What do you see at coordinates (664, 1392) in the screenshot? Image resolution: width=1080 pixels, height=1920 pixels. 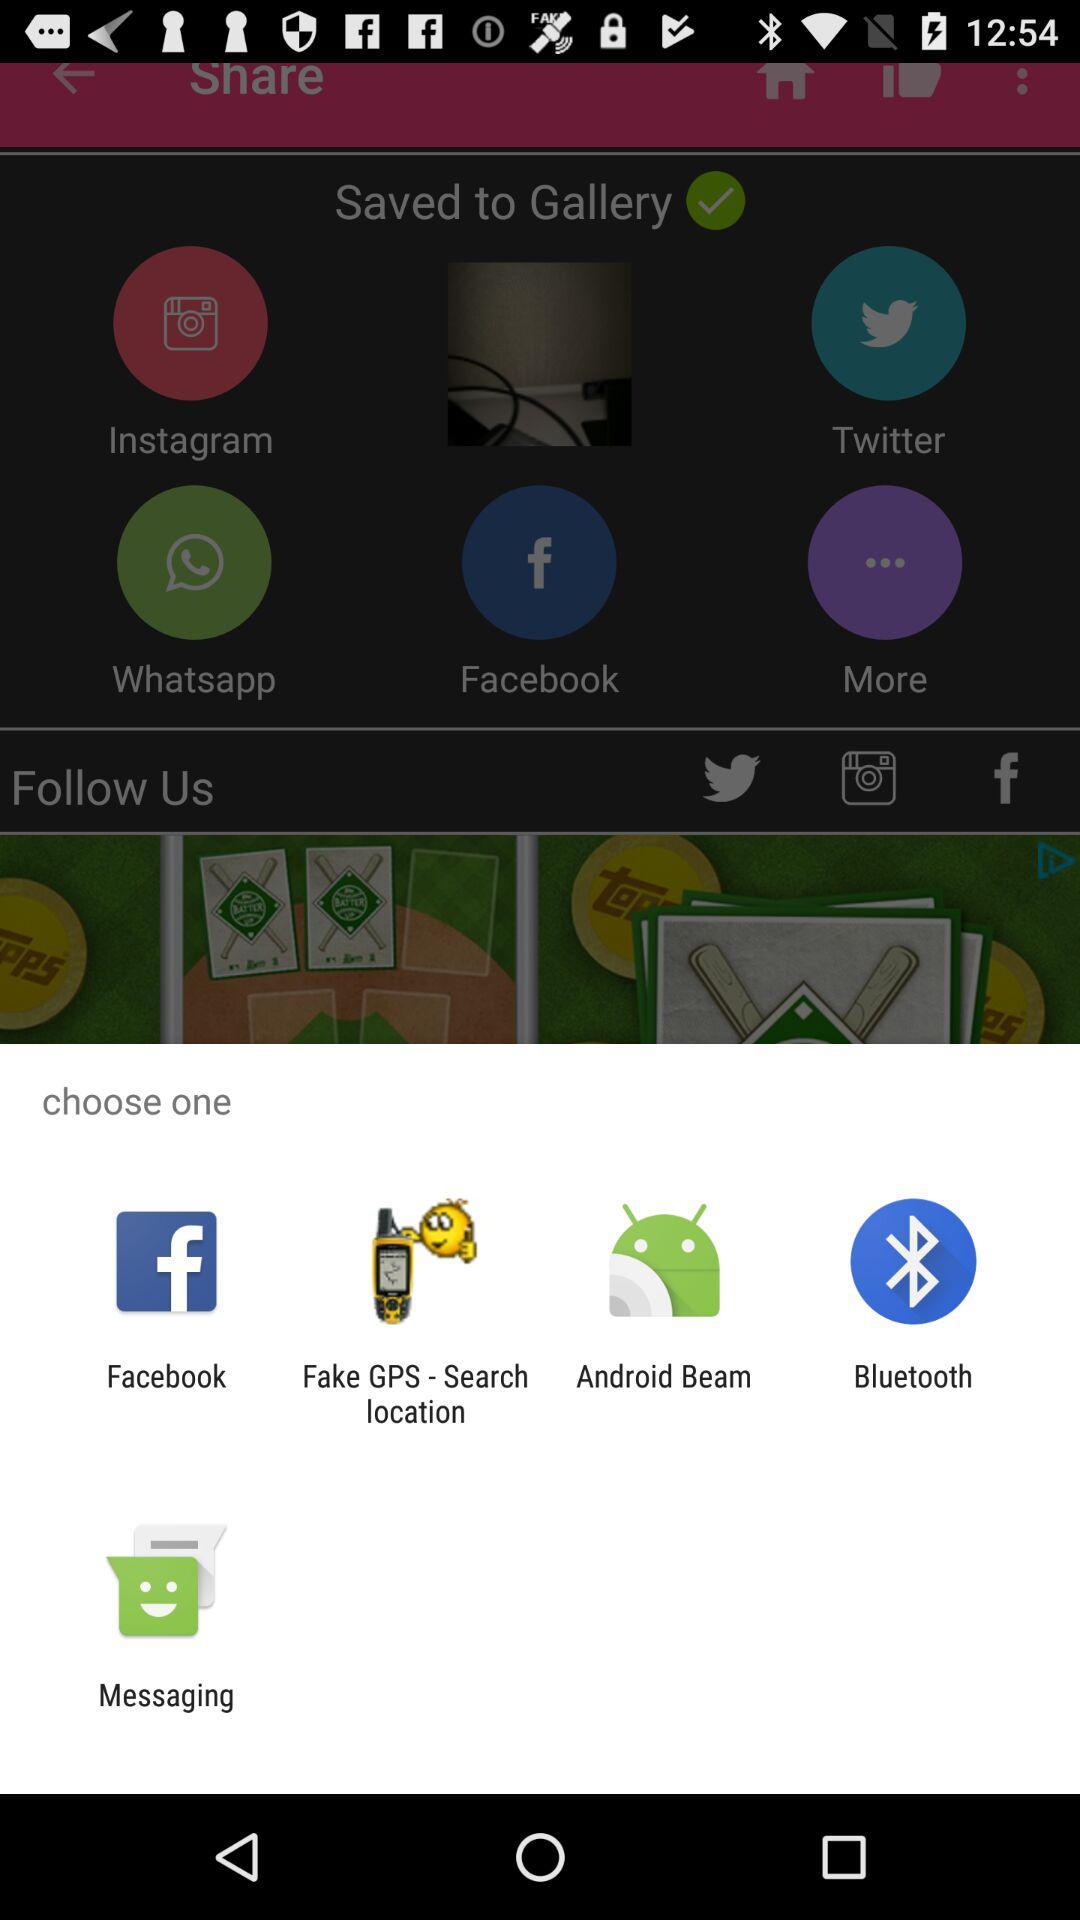 I see `android beam app` at bounding box center [664, 1392].